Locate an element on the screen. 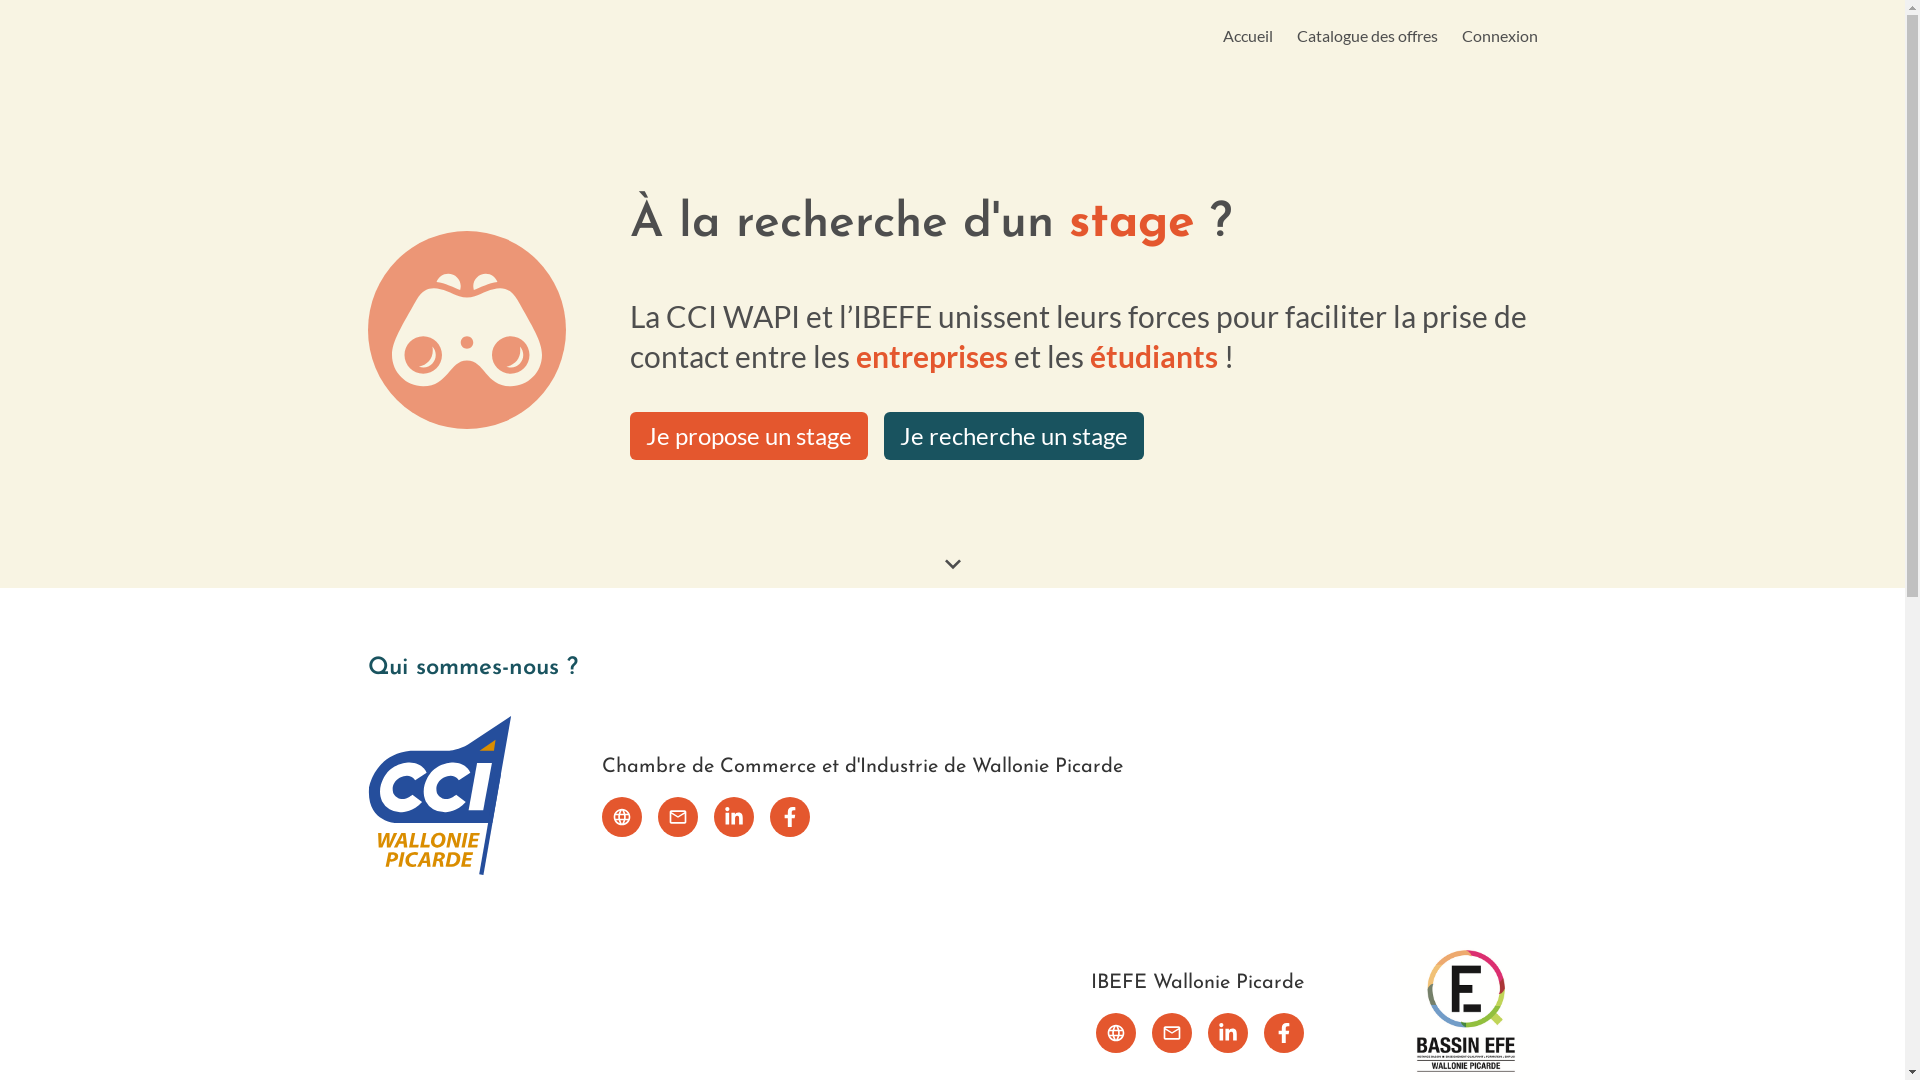 Image resolution: width=1920 pixels, height=1080 pixels. 'Je recherche un stage' is located at coordinates (1013, 434).